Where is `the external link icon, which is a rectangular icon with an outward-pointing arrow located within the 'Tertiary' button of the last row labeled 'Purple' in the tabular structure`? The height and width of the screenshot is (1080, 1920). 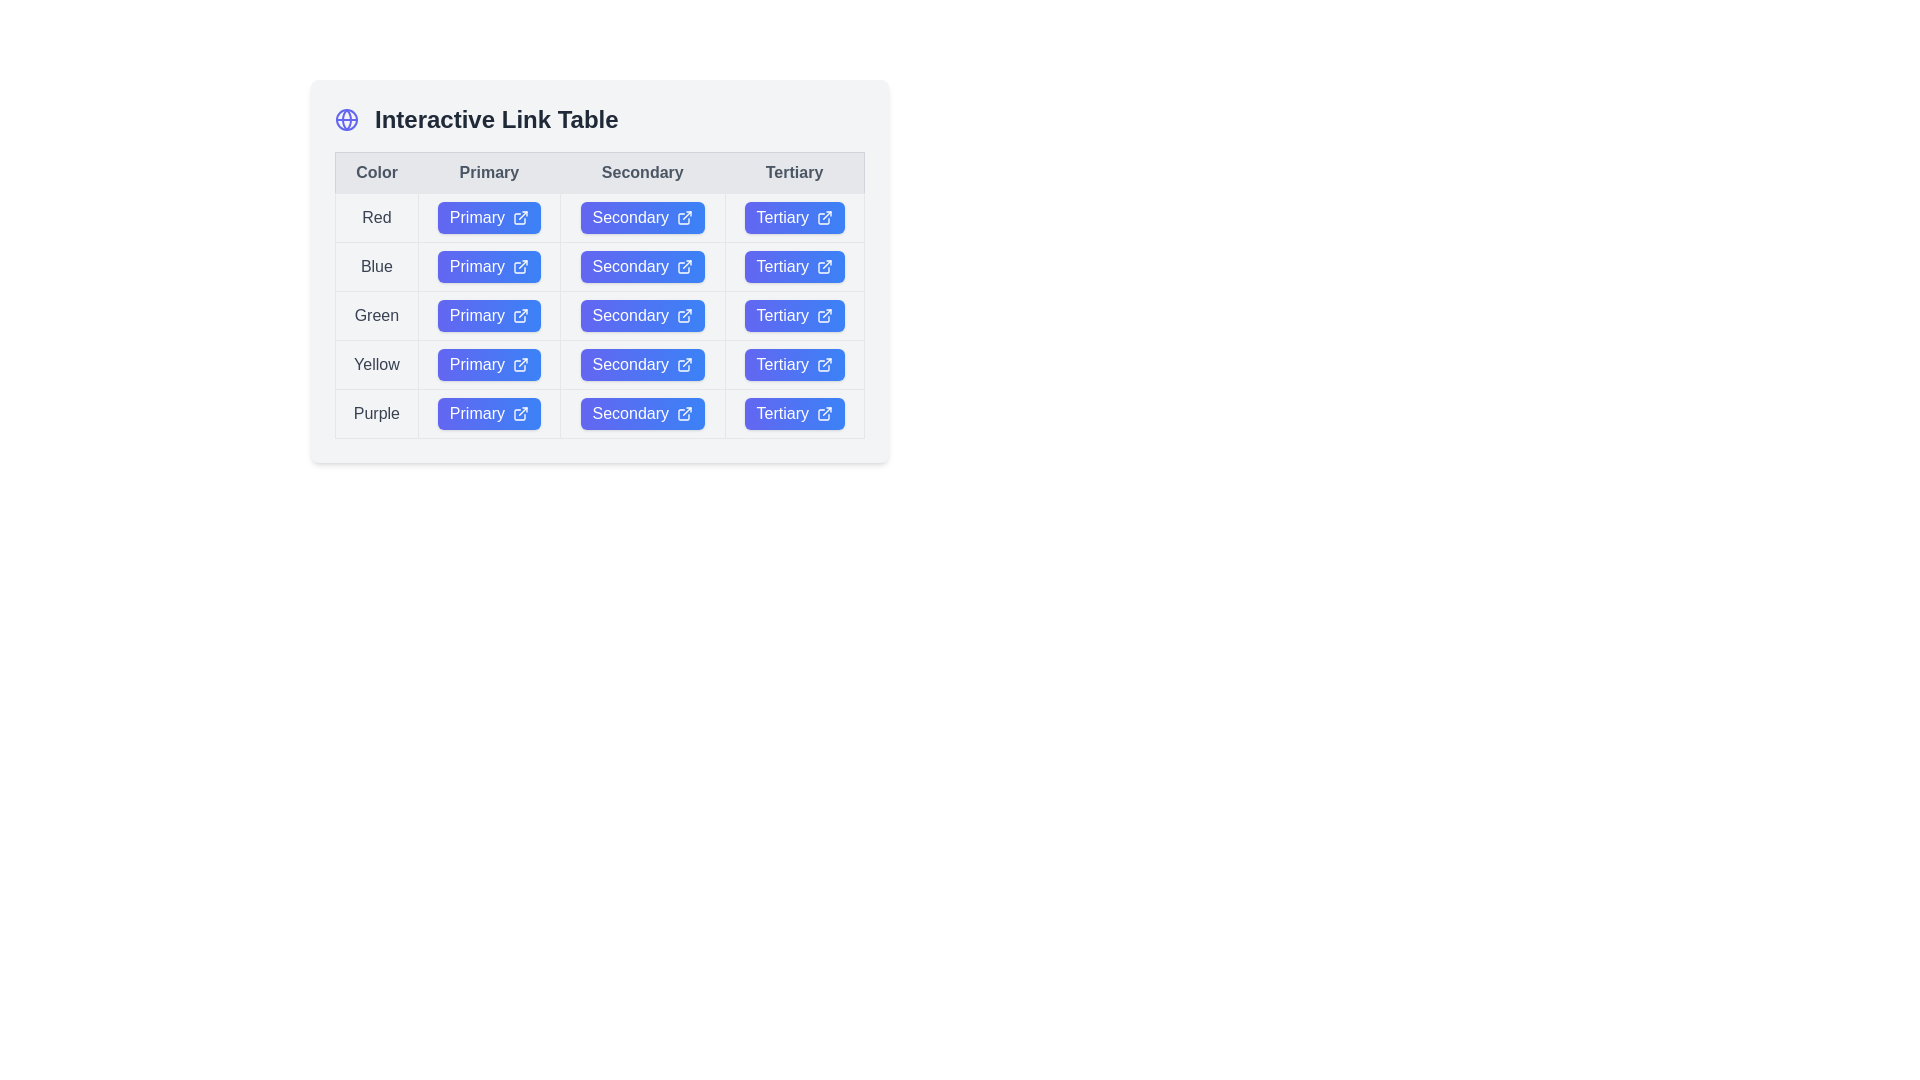 the external link icon, which is a rectangular icon with an outward-pointing arrow located within the 'Tertiary' button of the last row labeled 'Purple' in the tabular structure is located at coordinates (824, 366).